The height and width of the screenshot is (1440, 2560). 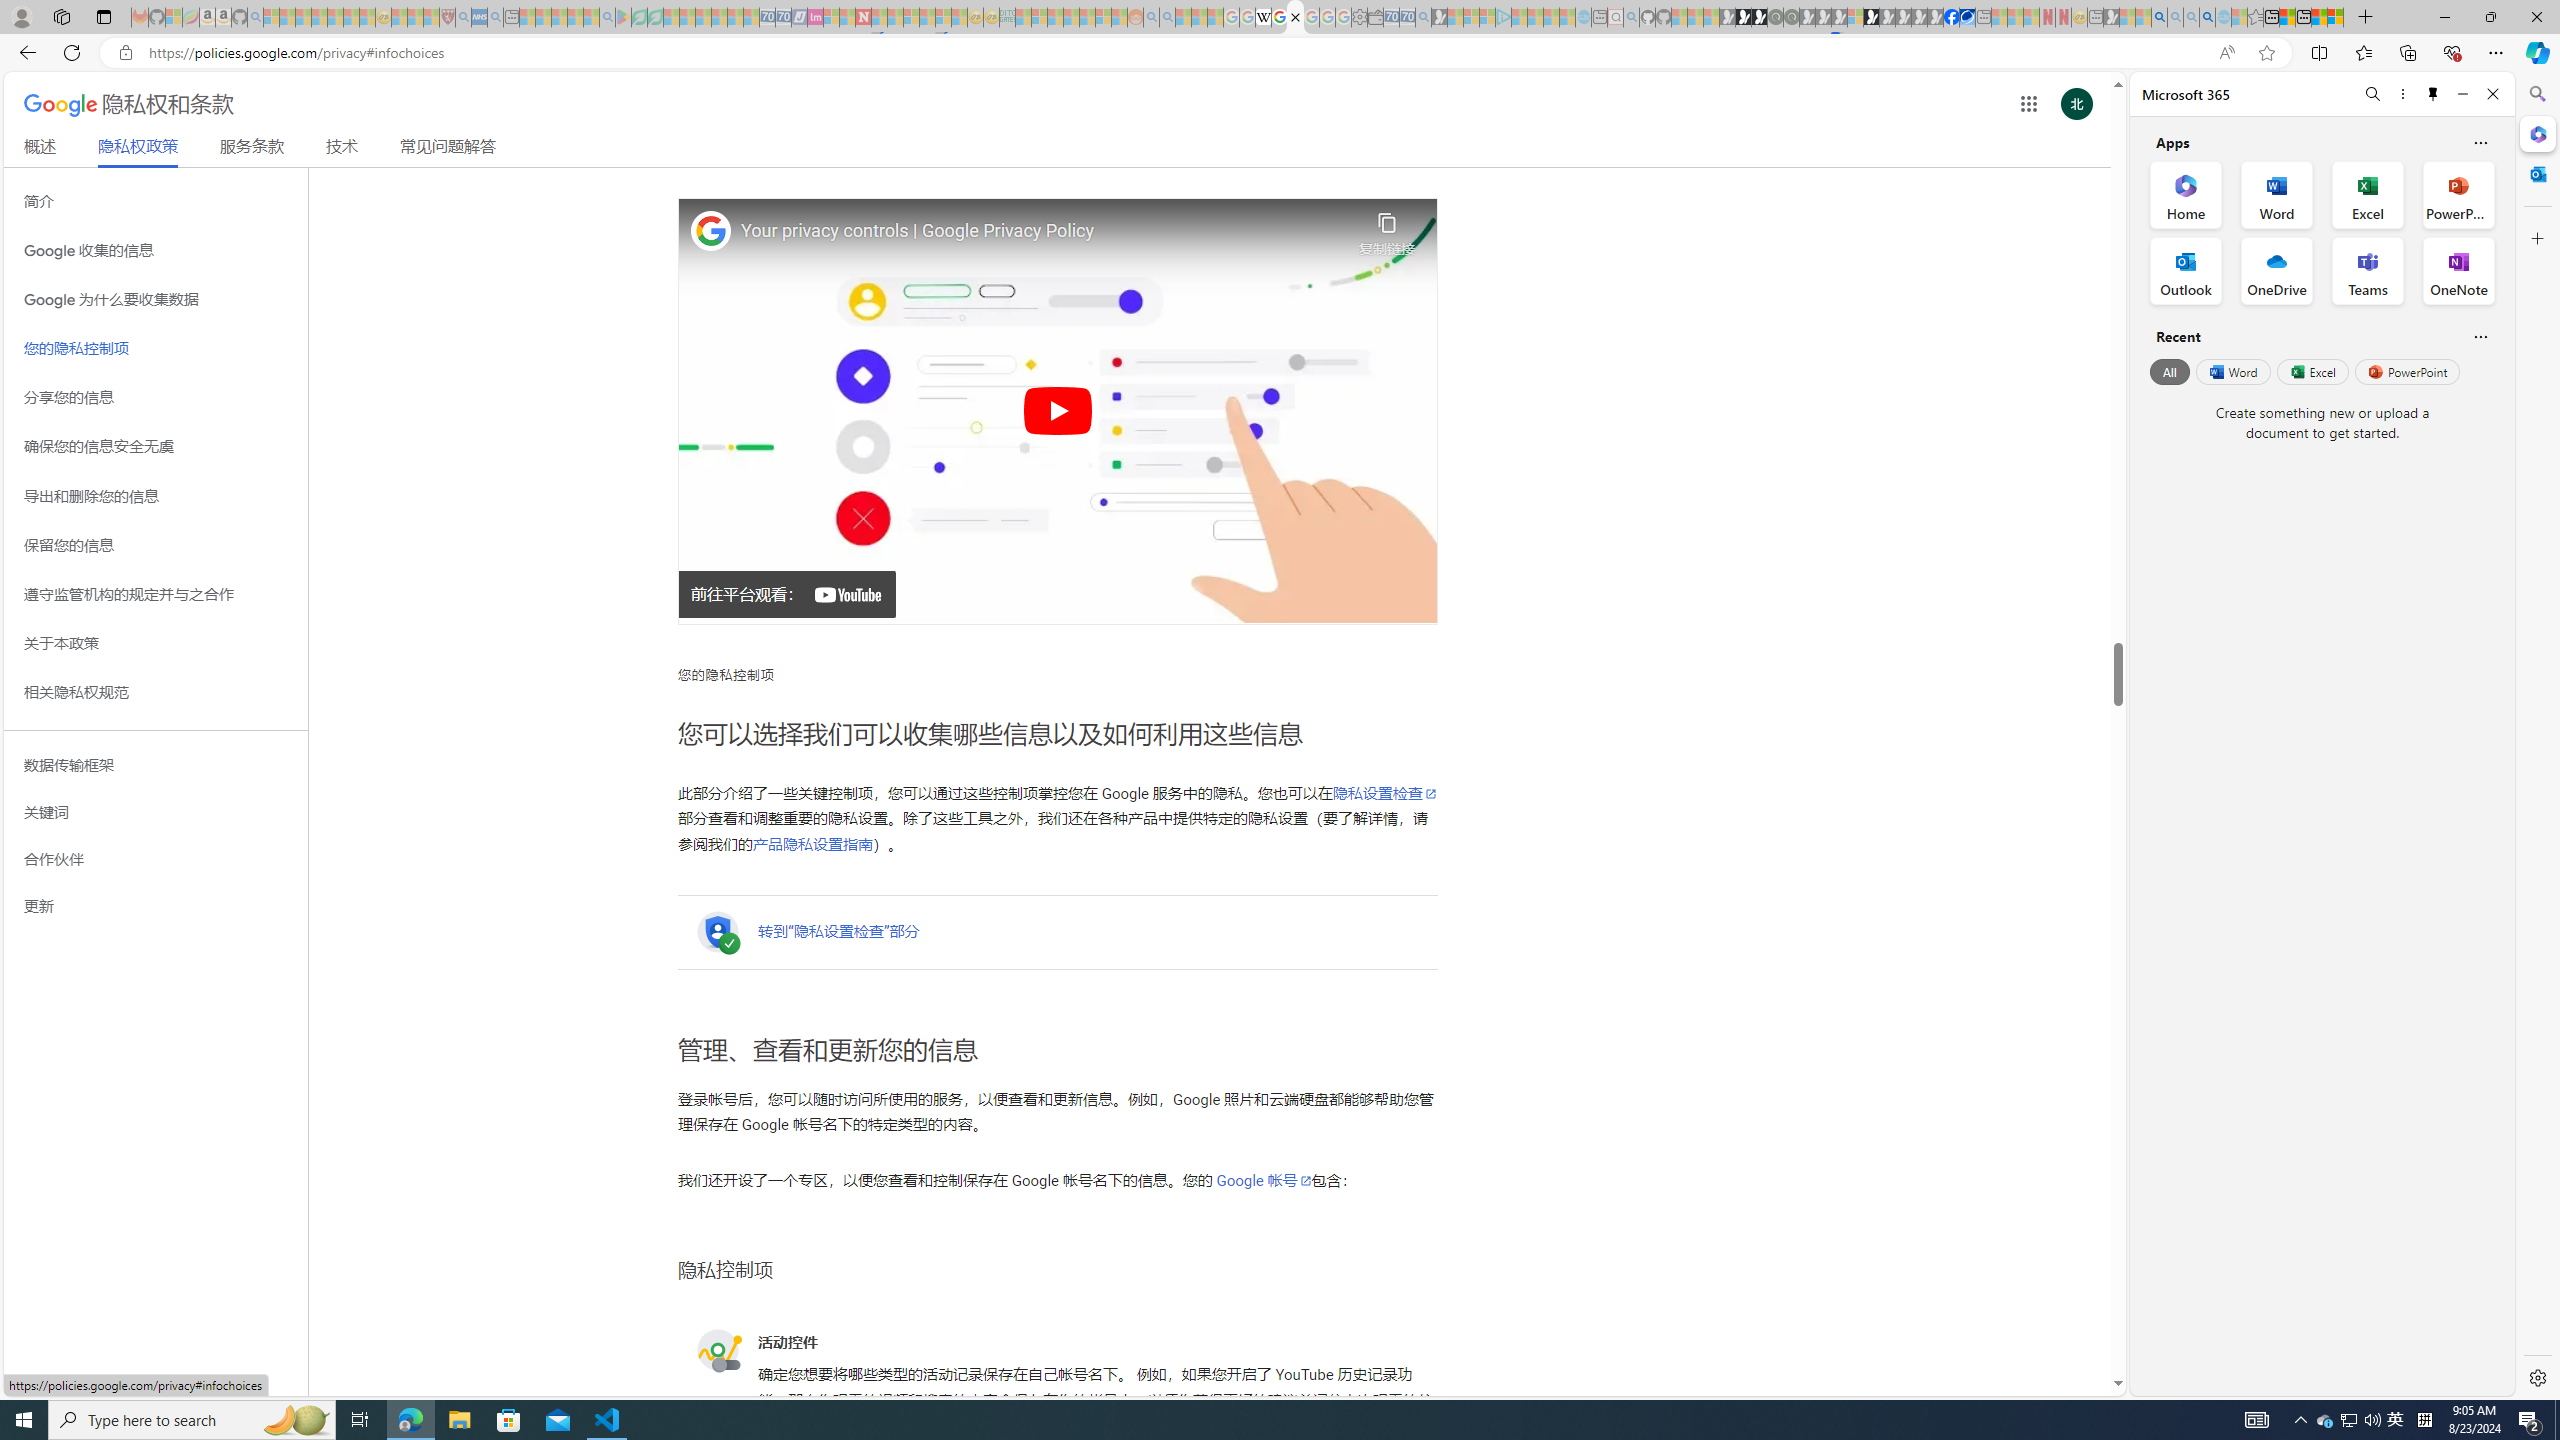 What do you see at coordinates (2286, 16) in the screenshot?
I see `'Aberdeen, Hong Kong SAR weather forecast | Microsoft Weather'` at bounding box center [2286, 16].